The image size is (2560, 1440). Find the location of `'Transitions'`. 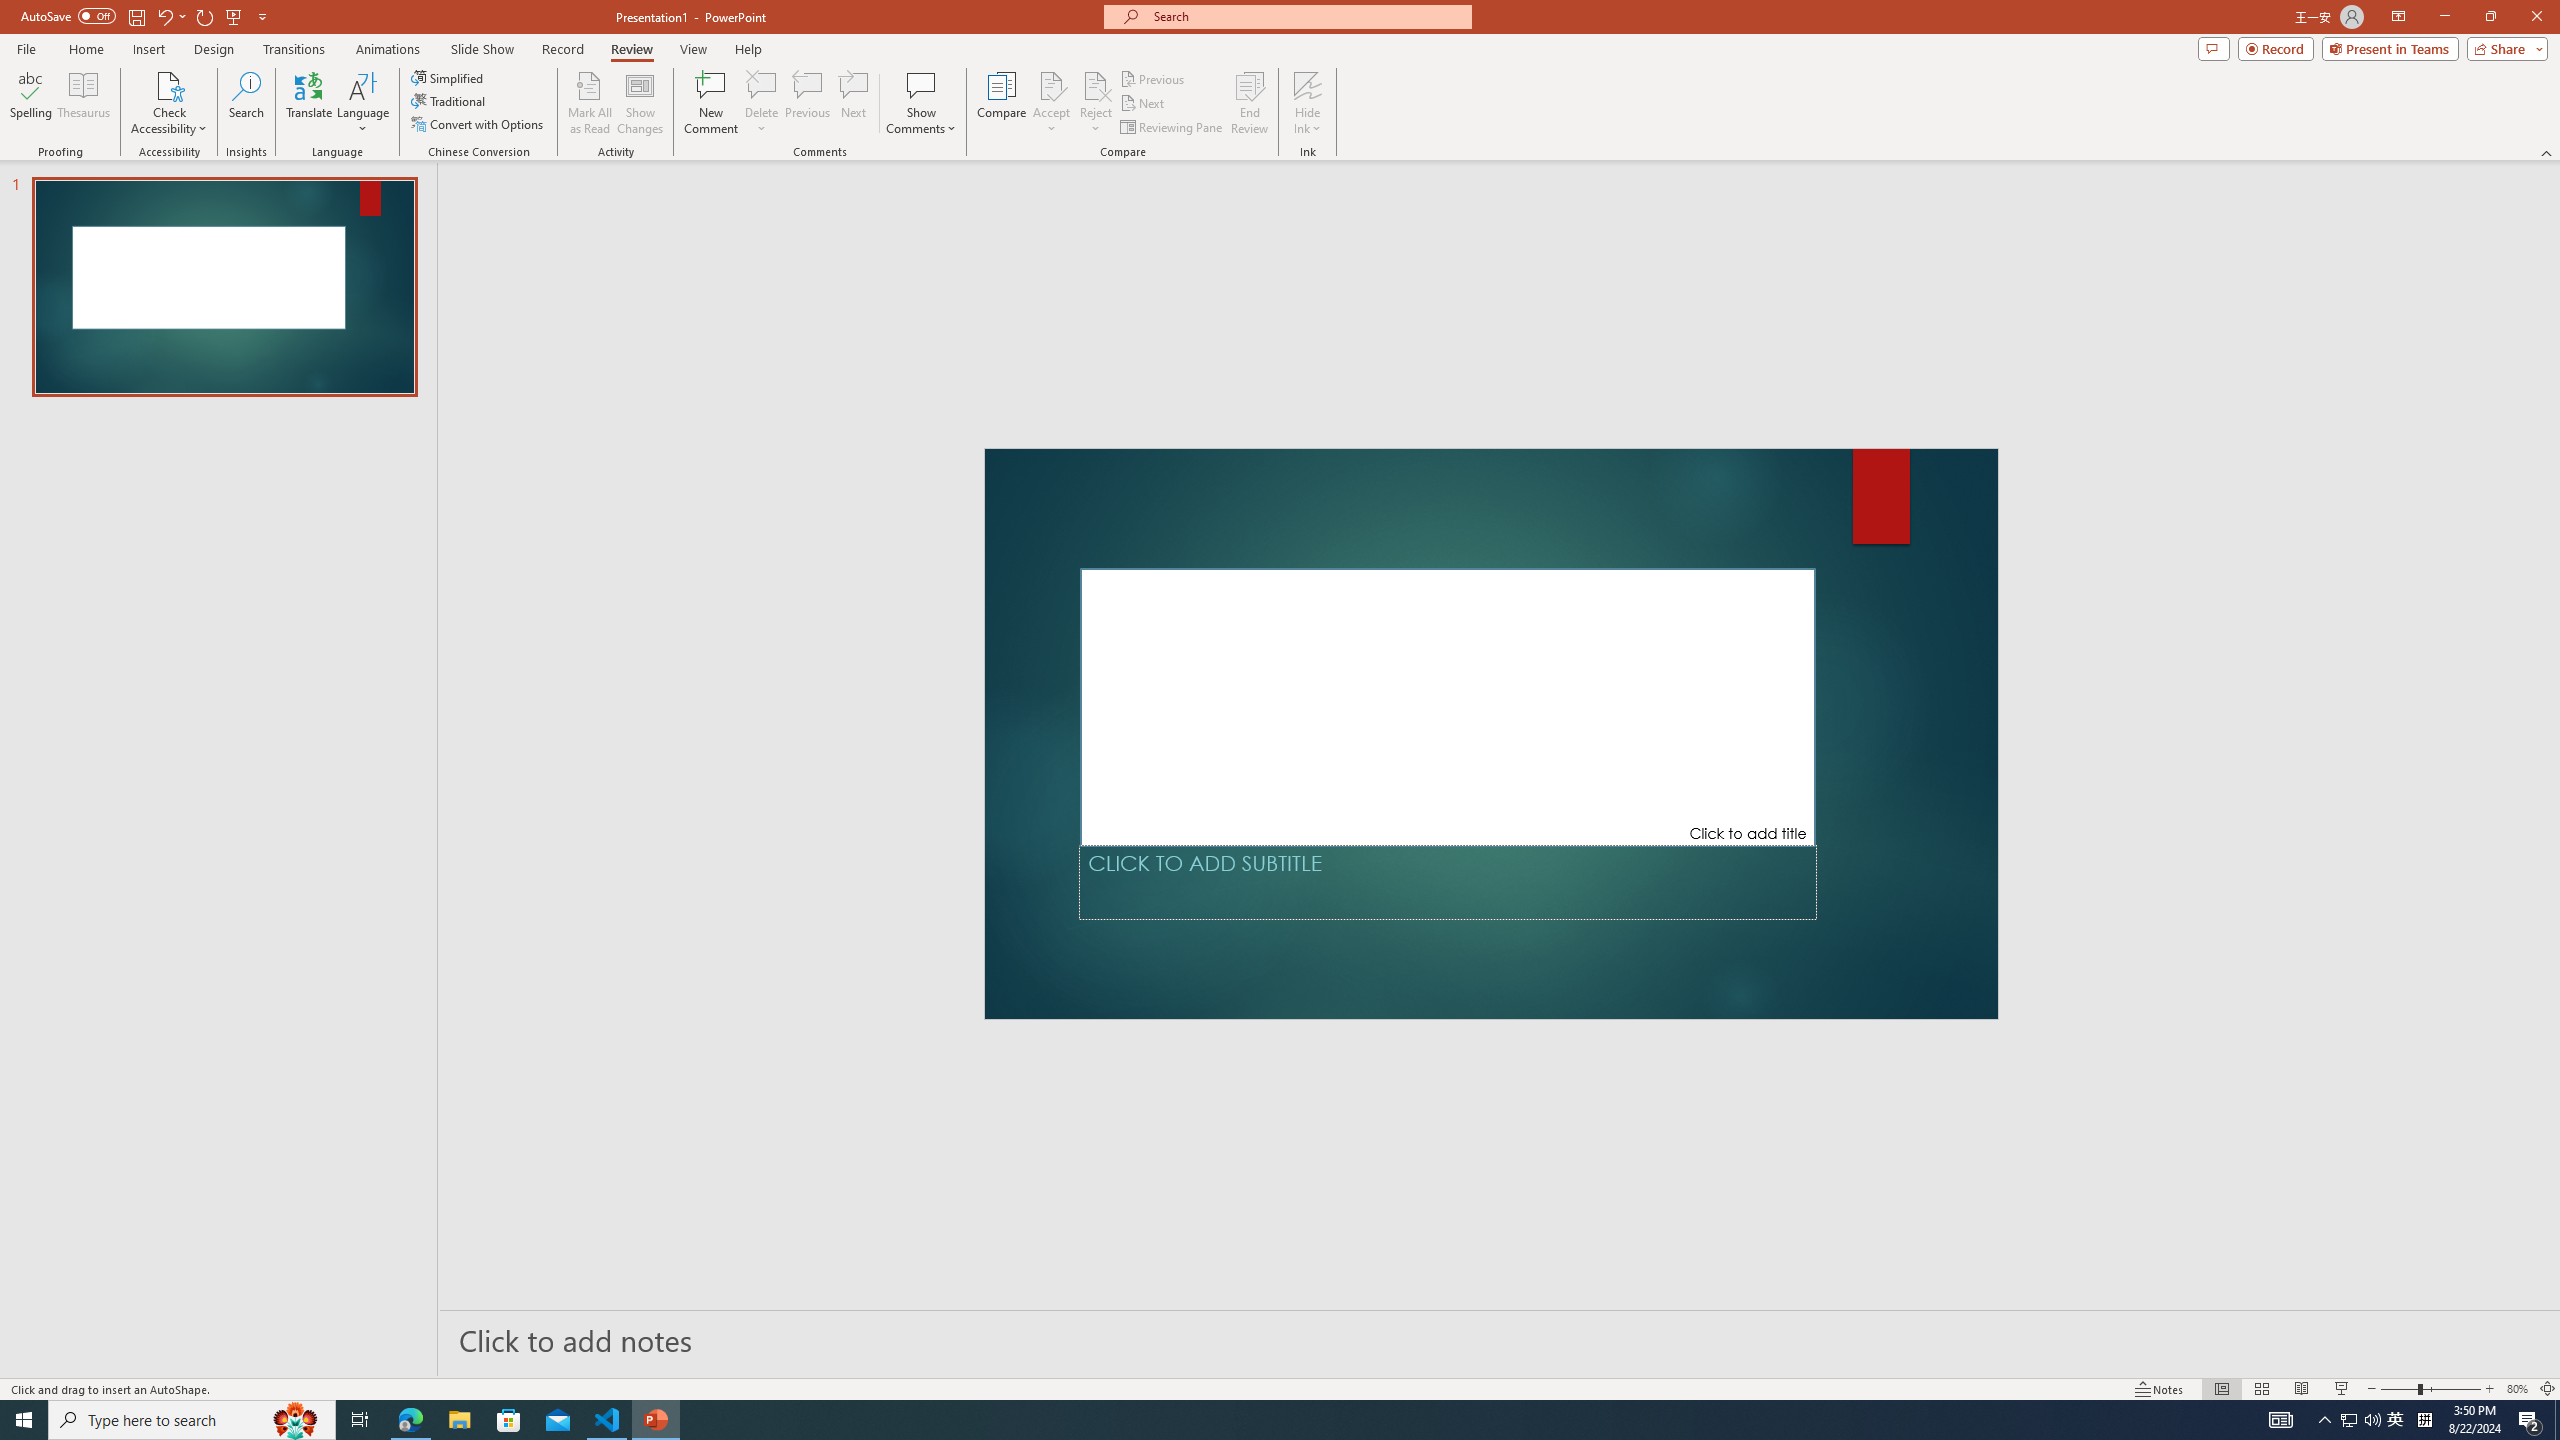

'Transitions' is located at coordinates (293, 49).